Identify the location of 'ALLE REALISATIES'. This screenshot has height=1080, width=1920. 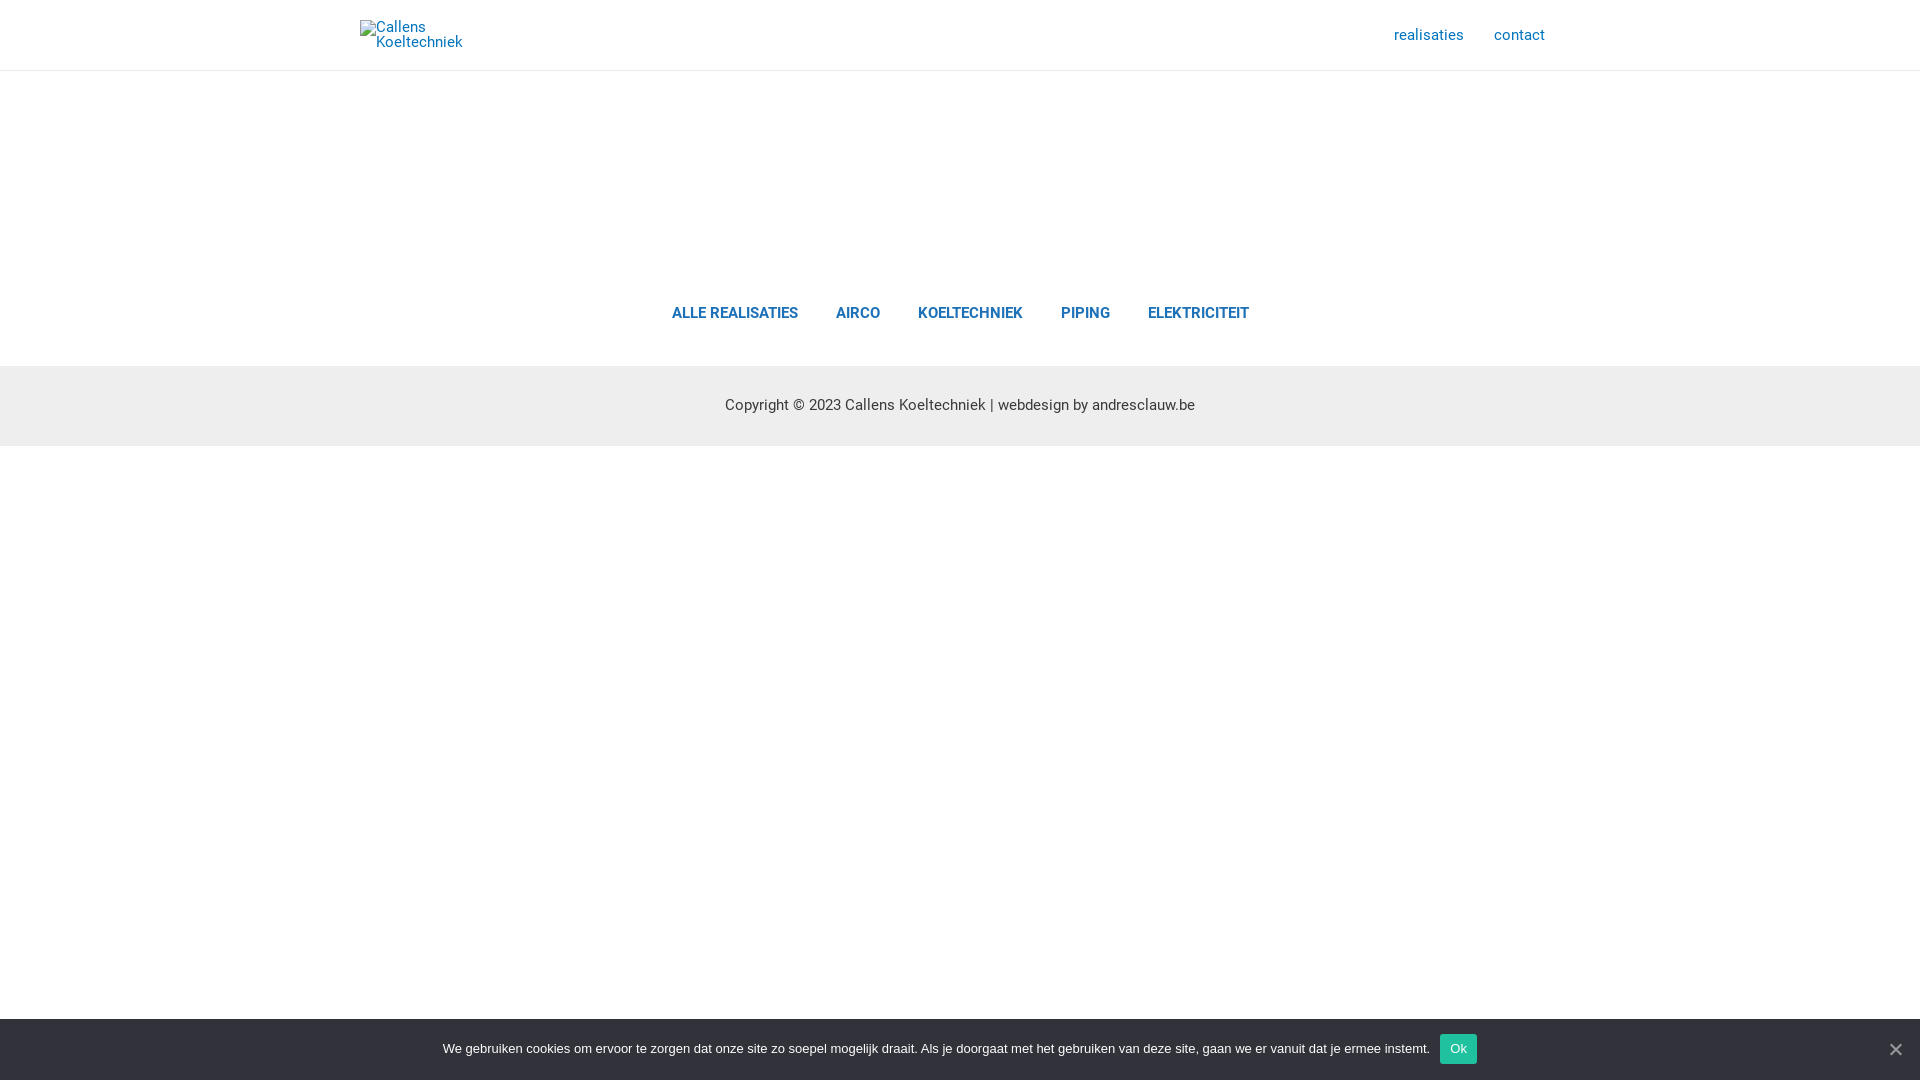
(733, 313).